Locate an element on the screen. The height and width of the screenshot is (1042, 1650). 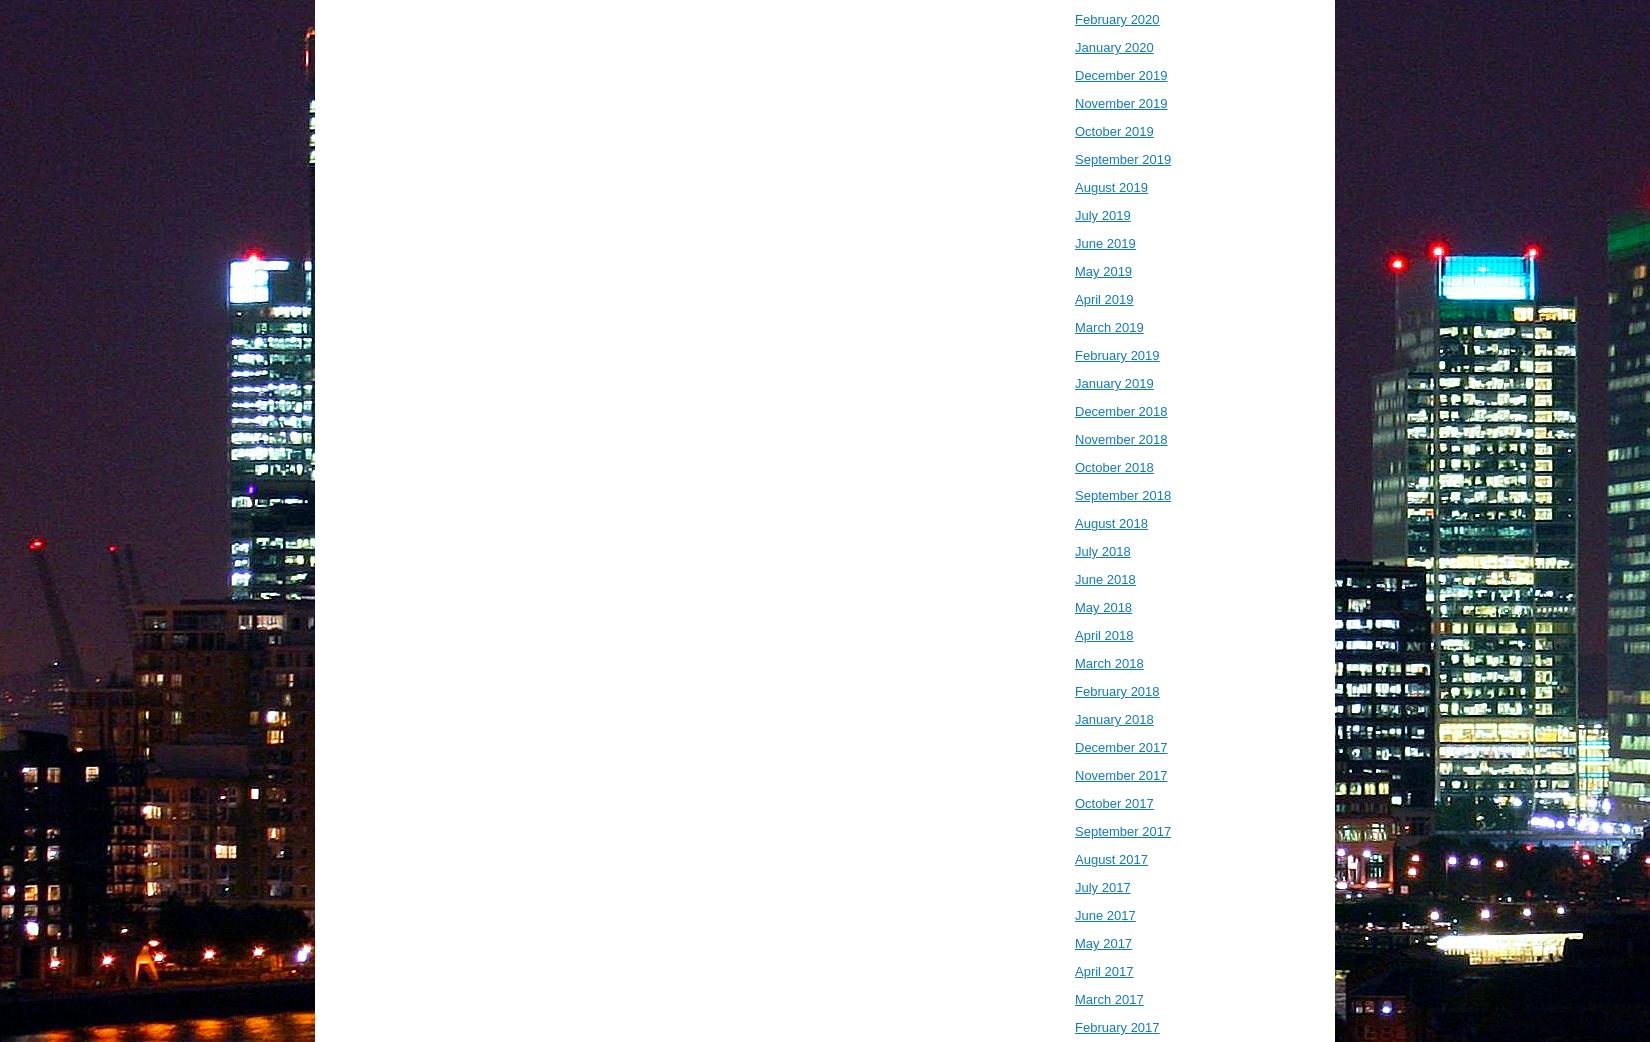
'March 2017' is located at coordinates (1108, 999).